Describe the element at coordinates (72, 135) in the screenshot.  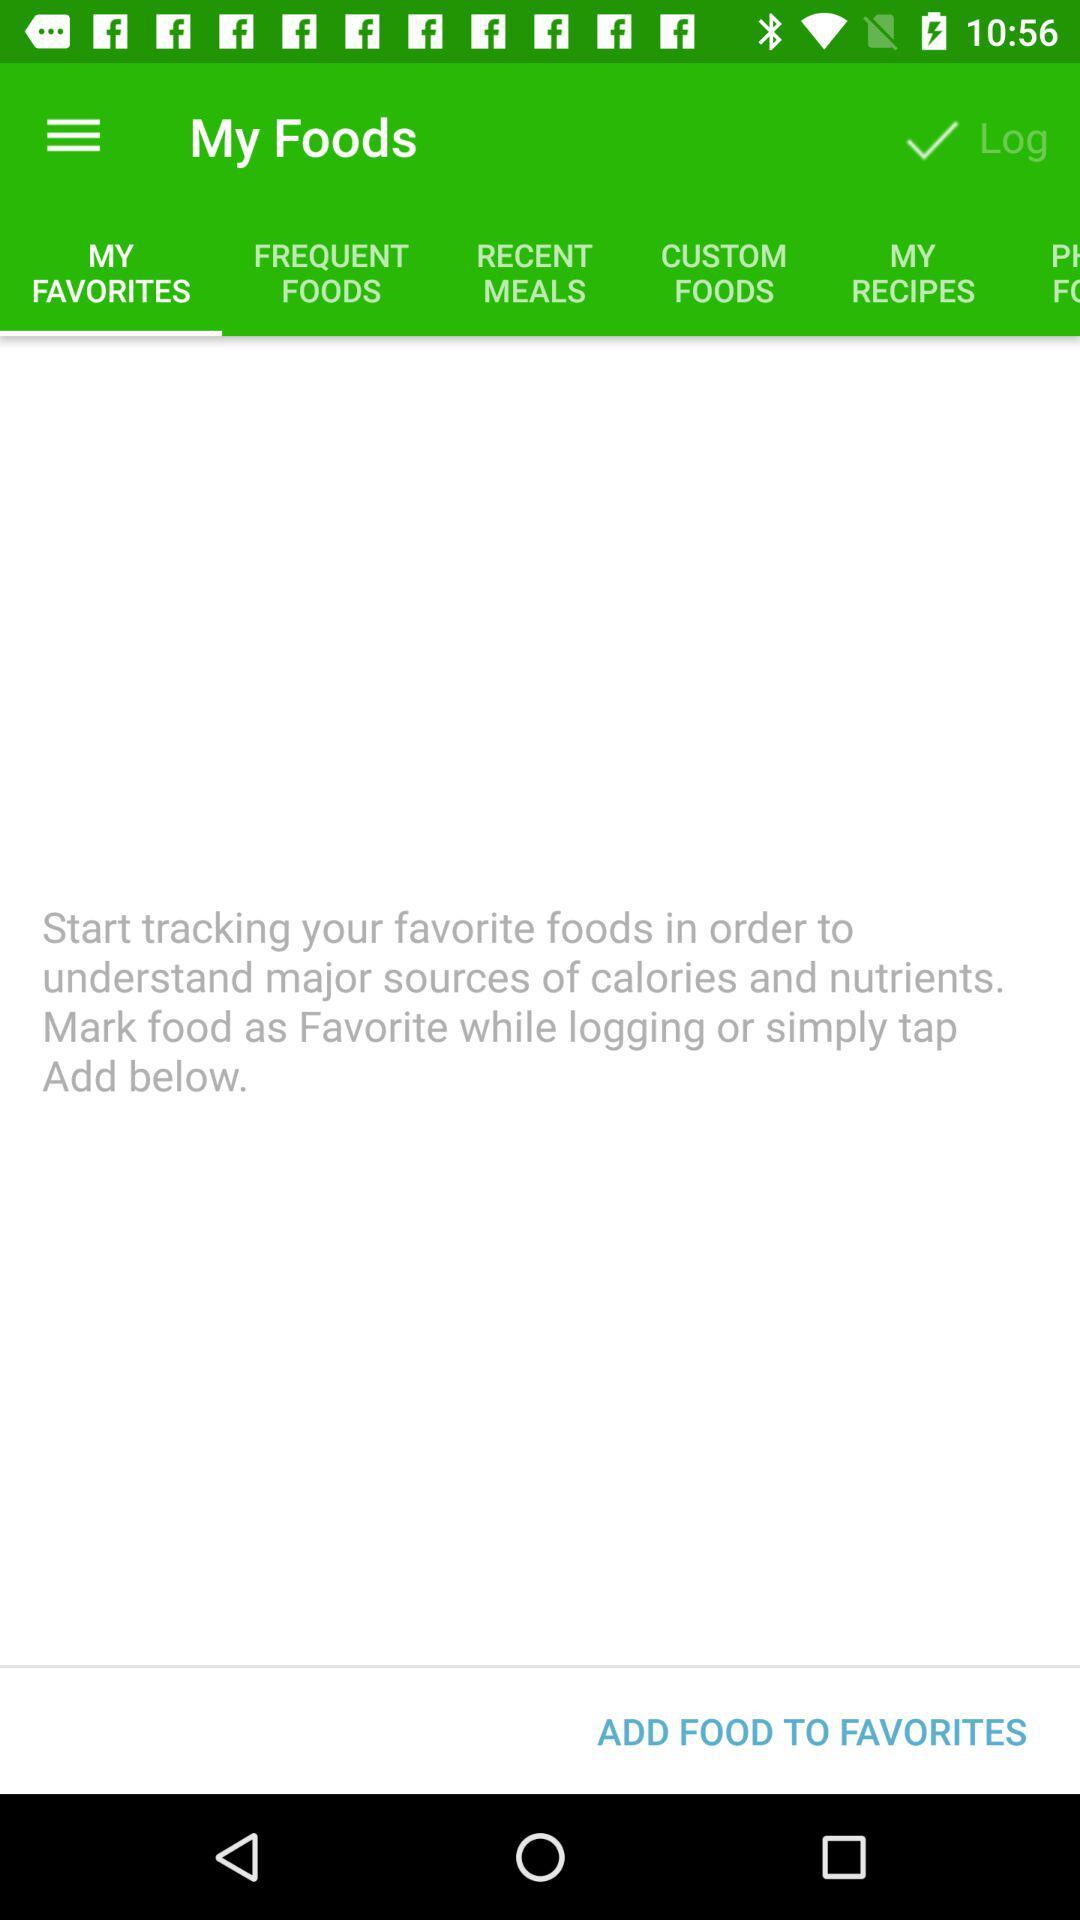
I see `the icon next to the my foods item` at that location.